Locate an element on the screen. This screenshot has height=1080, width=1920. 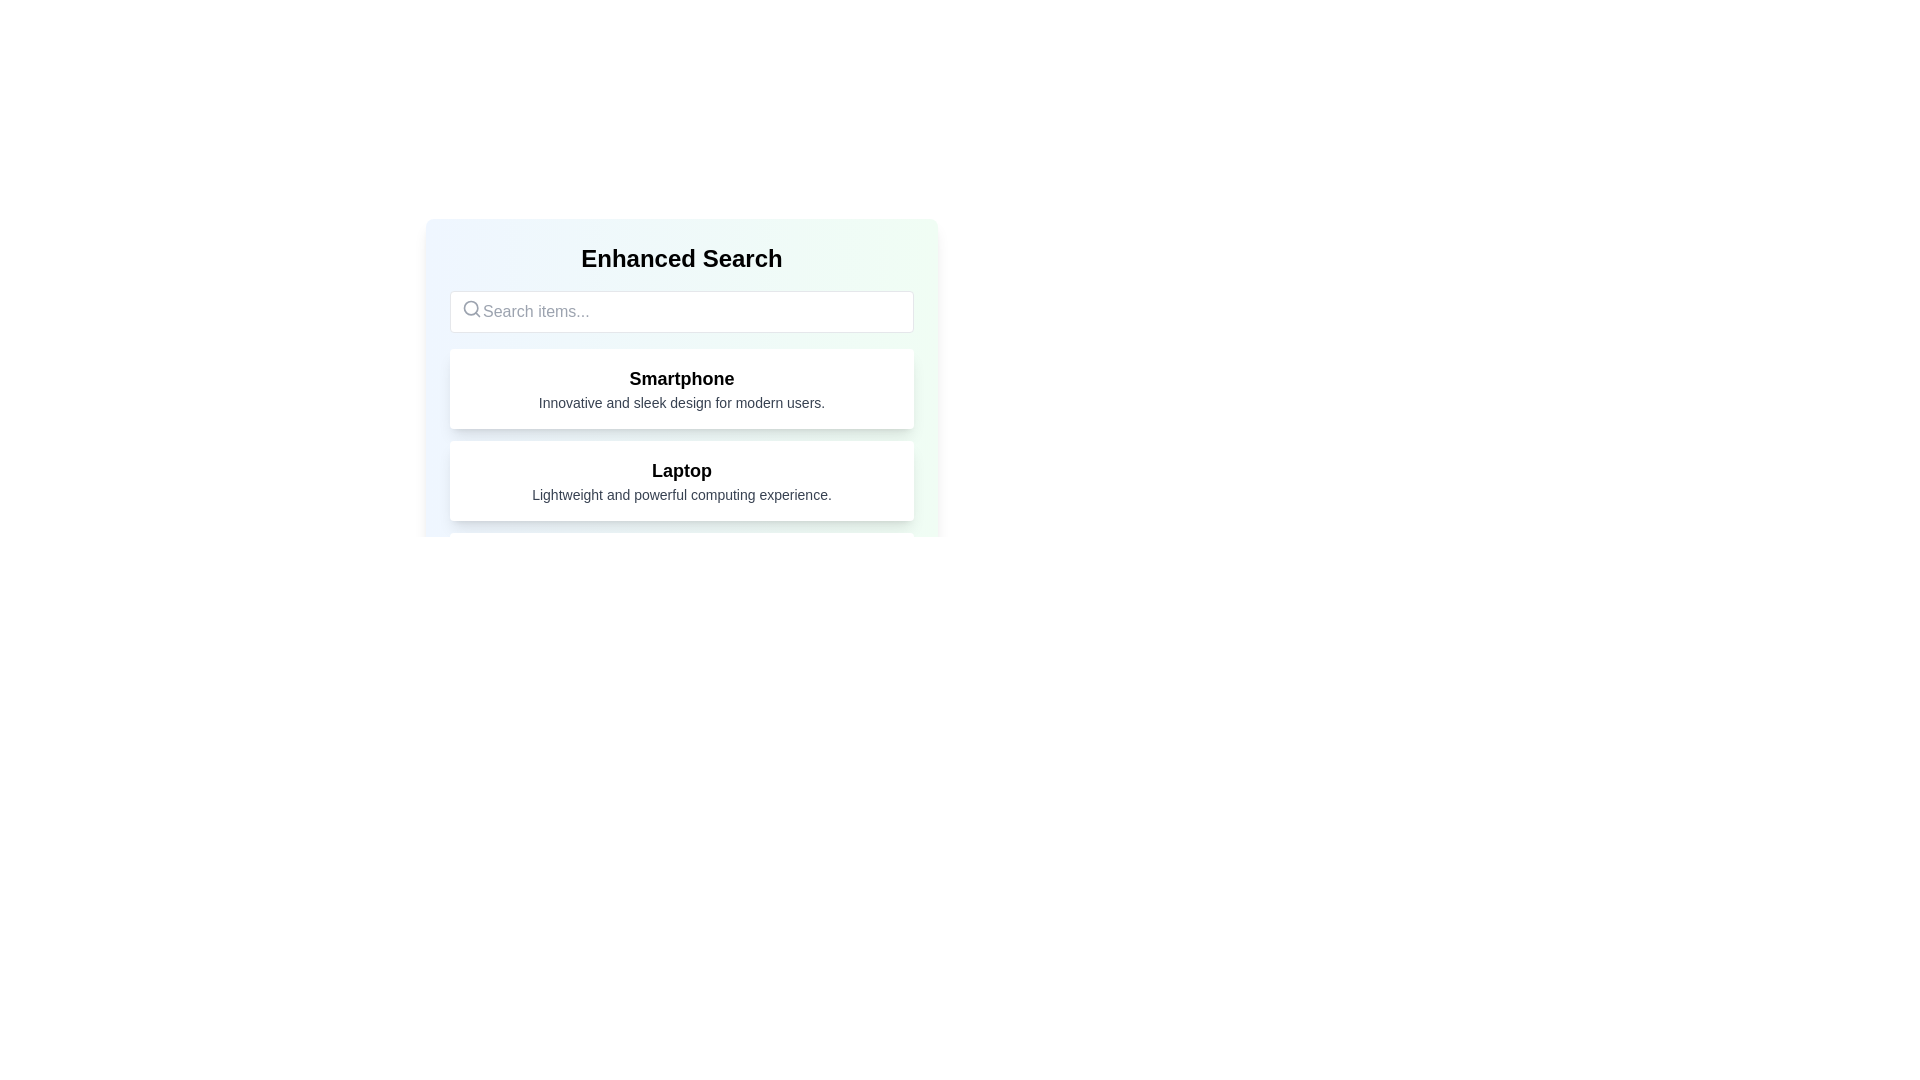
the small magnifying glass icon located to the left of the search input field in the header of the search section is located at coordinates (470, 308).